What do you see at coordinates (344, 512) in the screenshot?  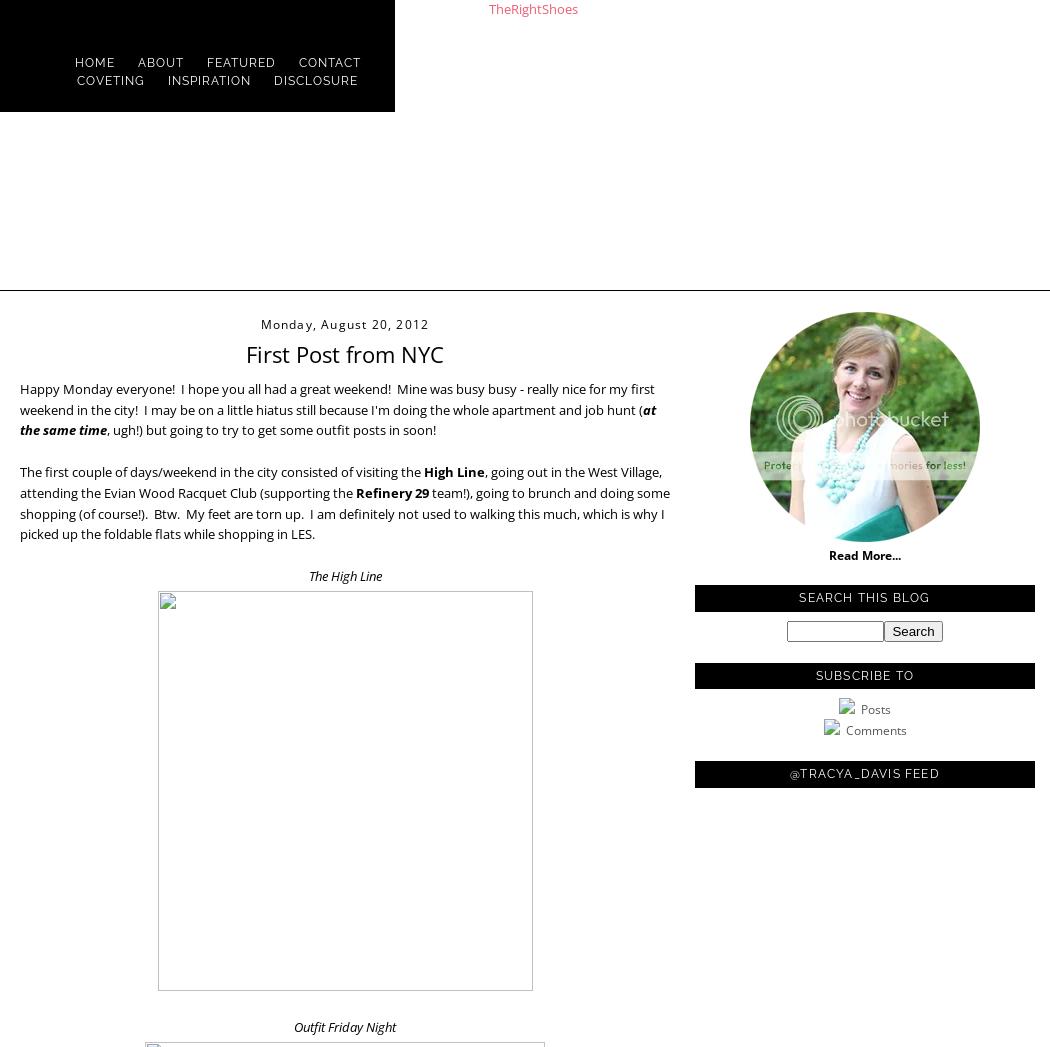 I see `'team!), going to brunch and doing some shopping (of course!).  Btw.  My feet are torn up.  I am definitely not used to walking this much, which is why I picked up the foldable flats while shopping in LES.'` at bounding box center [344, 512].